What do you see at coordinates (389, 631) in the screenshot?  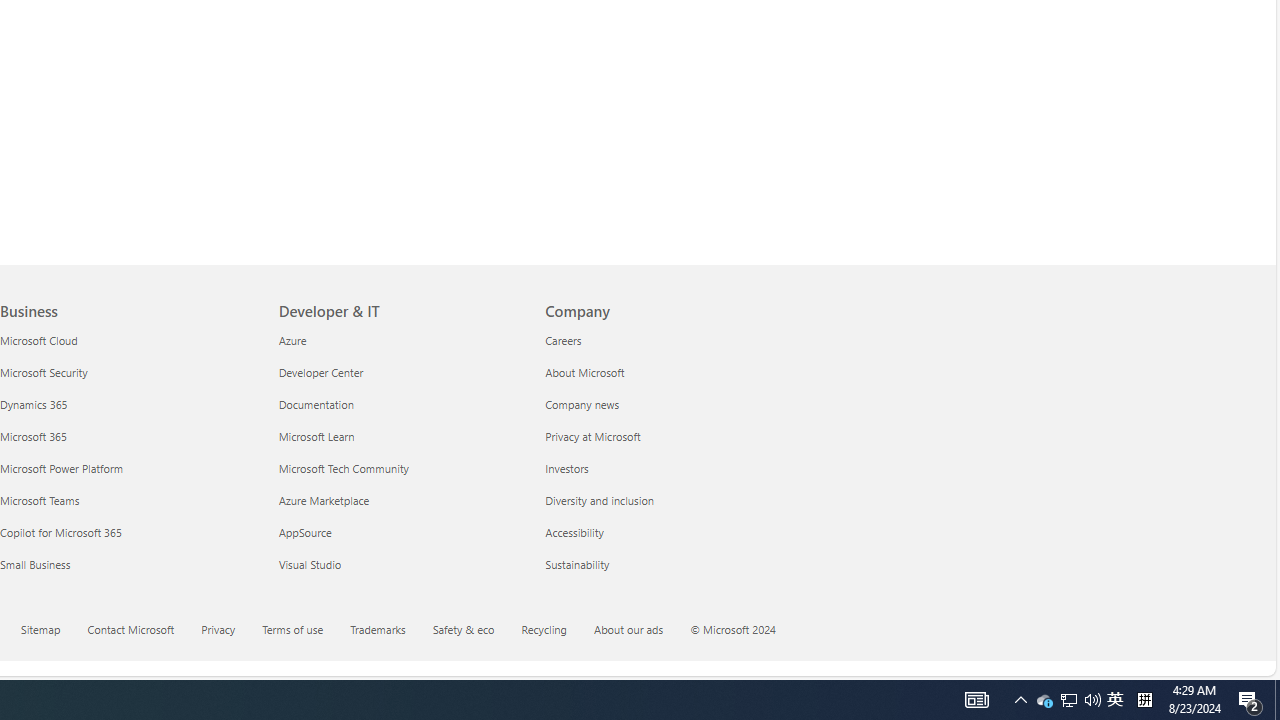 I see `'Trademarks'` at bounding box center [389, 631].